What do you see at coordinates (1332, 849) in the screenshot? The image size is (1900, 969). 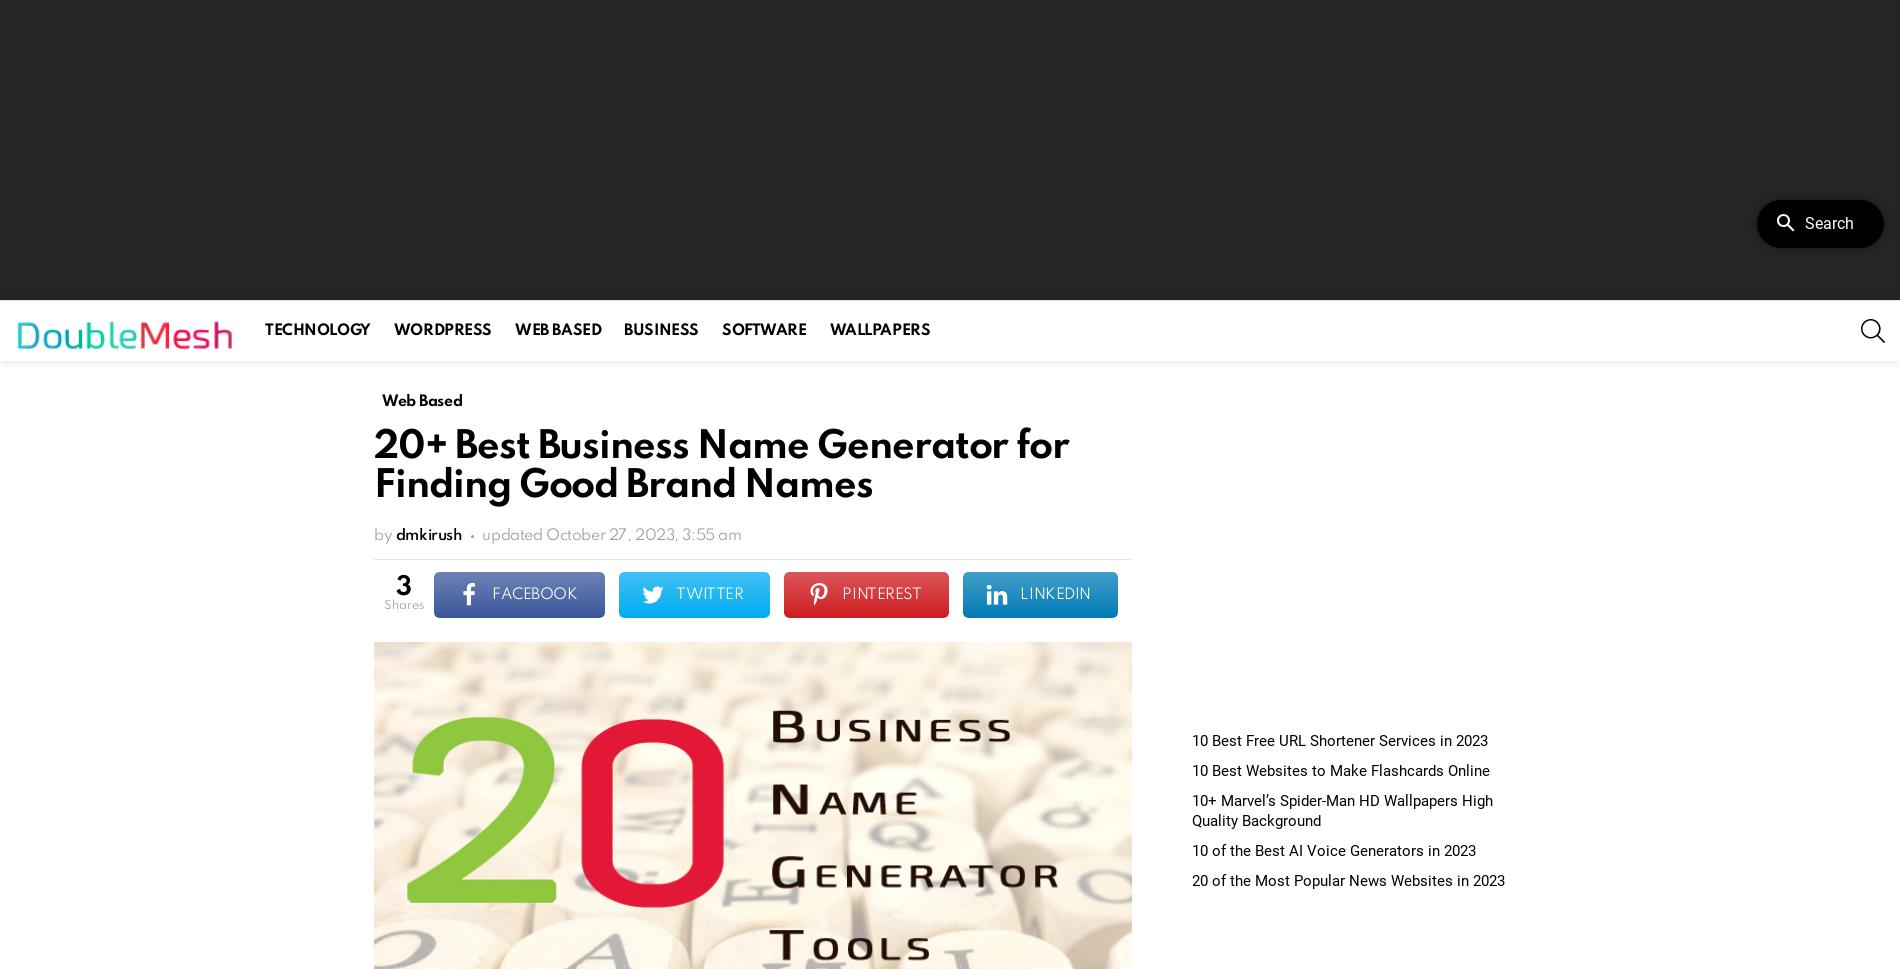 I see `'10 of the Best AI Voice Generators in 2023'` at bounding box center [1332, 849].